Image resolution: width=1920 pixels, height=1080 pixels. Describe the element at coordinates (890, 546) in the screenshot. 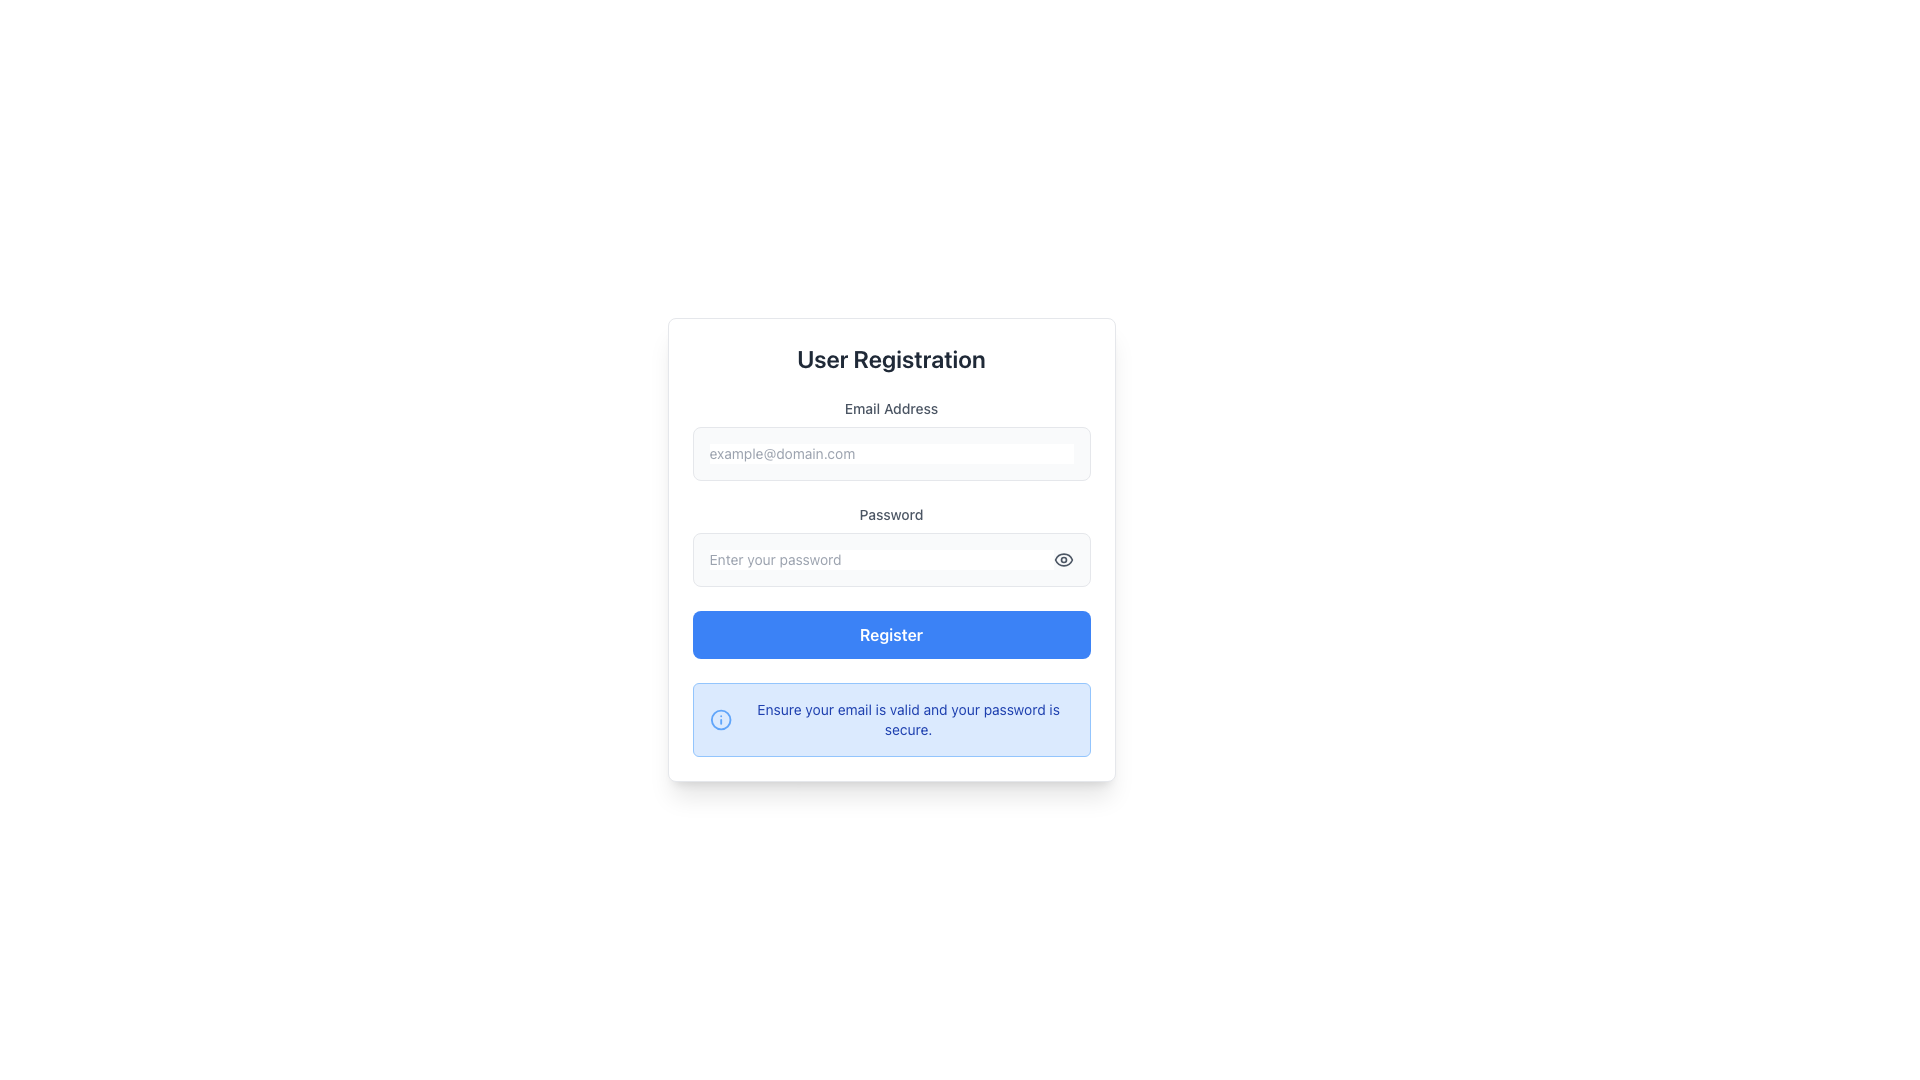

I see `the Password Input Field located in the user registration form` at that location.